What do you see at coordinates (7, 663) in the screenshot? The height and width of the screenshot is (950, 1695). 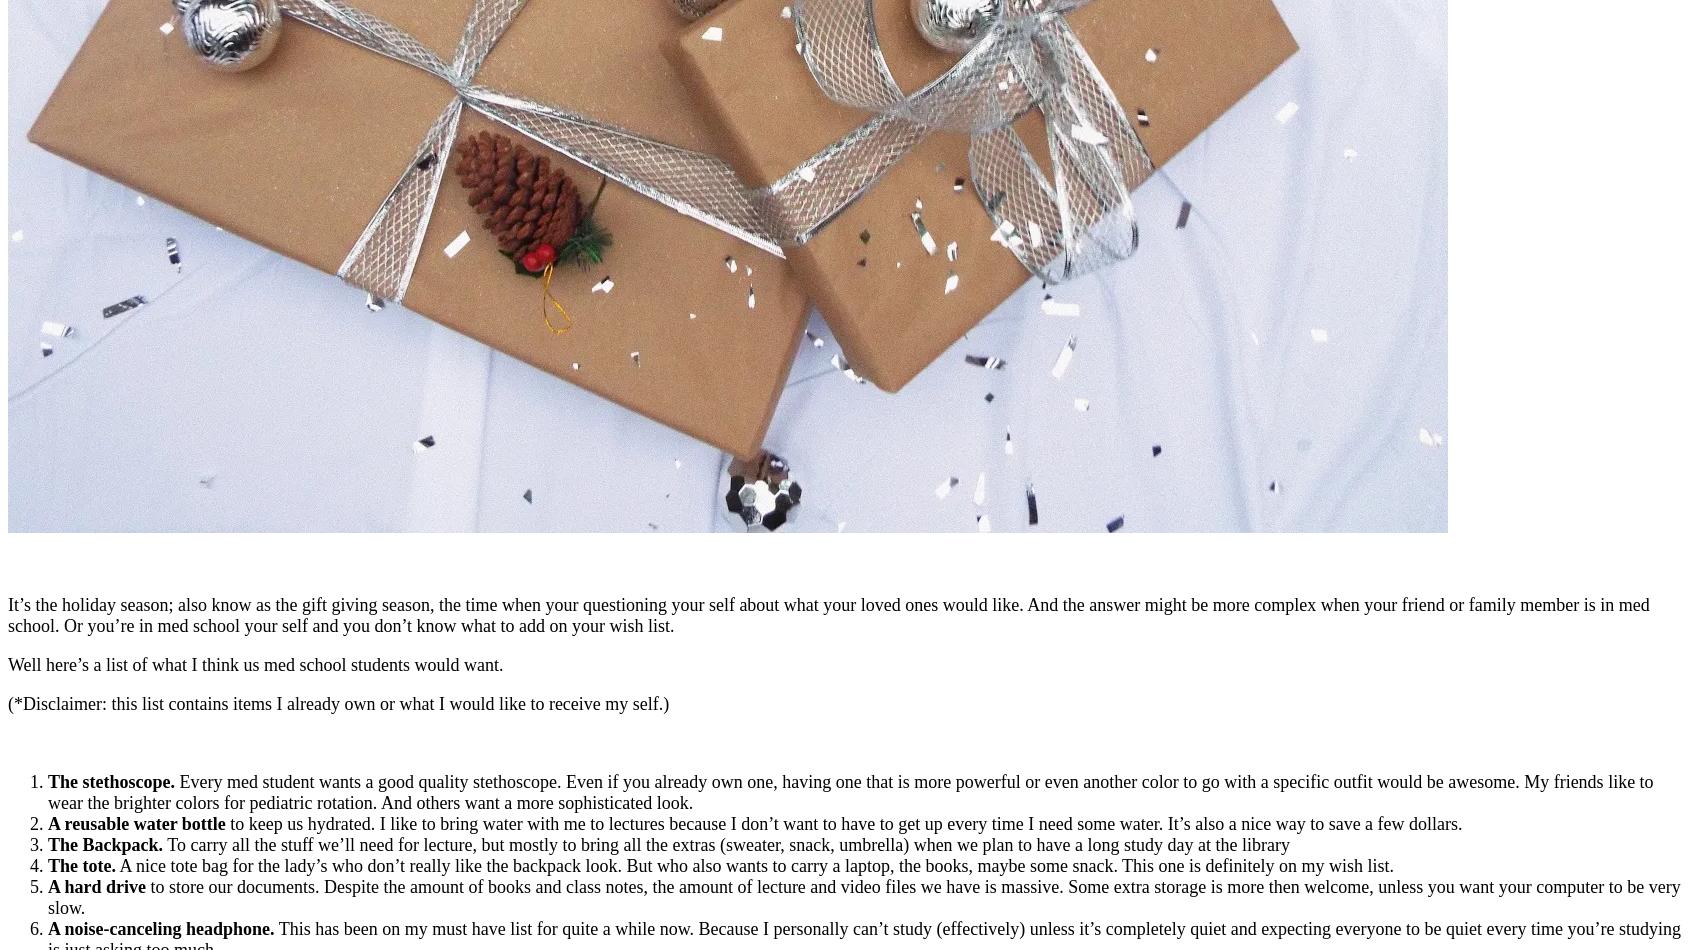 I see `'Well here’s a list of what I think us med school students would want.'` at bounding box center [7, 663].